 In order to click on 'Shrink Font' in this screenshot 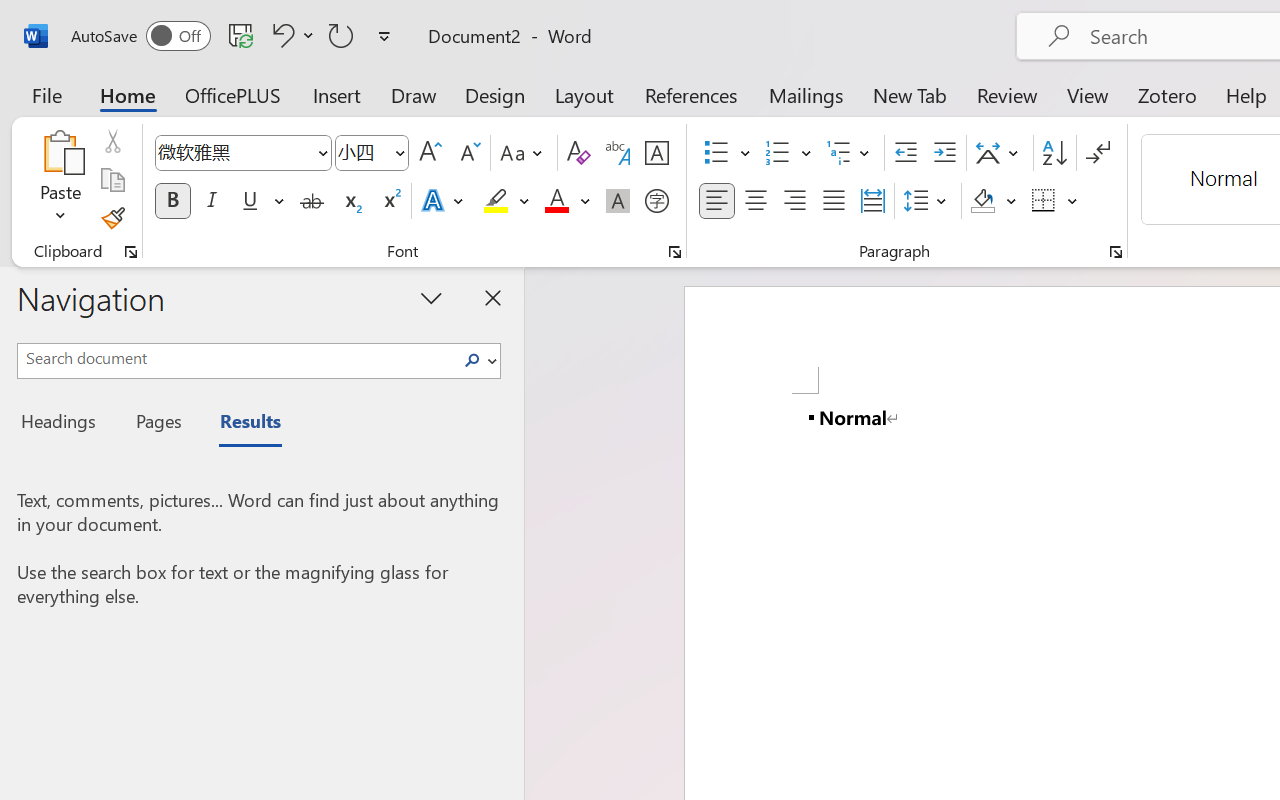, I will do `click(467, 153)`.